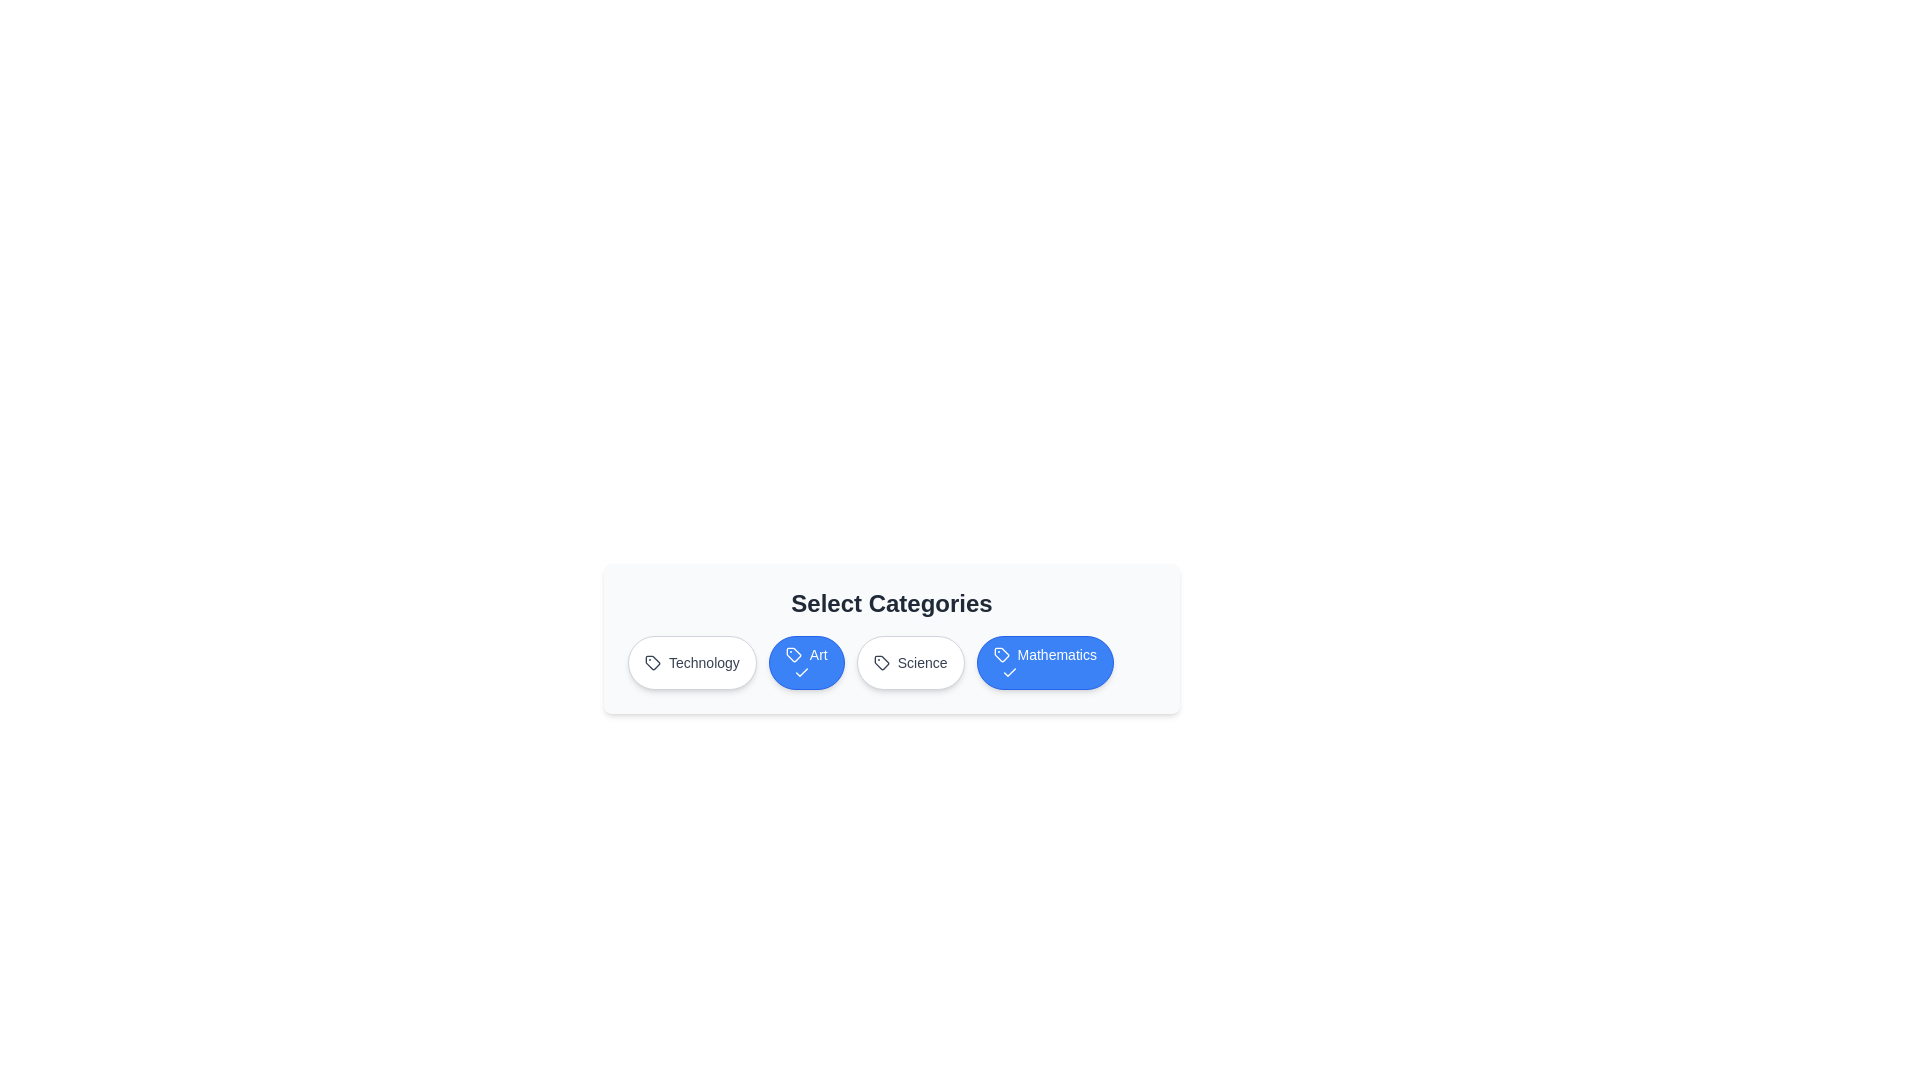 This screenshot has width=1920, height=1080. I want to click on the icon within the category button labeled Art, so click(791, 655).